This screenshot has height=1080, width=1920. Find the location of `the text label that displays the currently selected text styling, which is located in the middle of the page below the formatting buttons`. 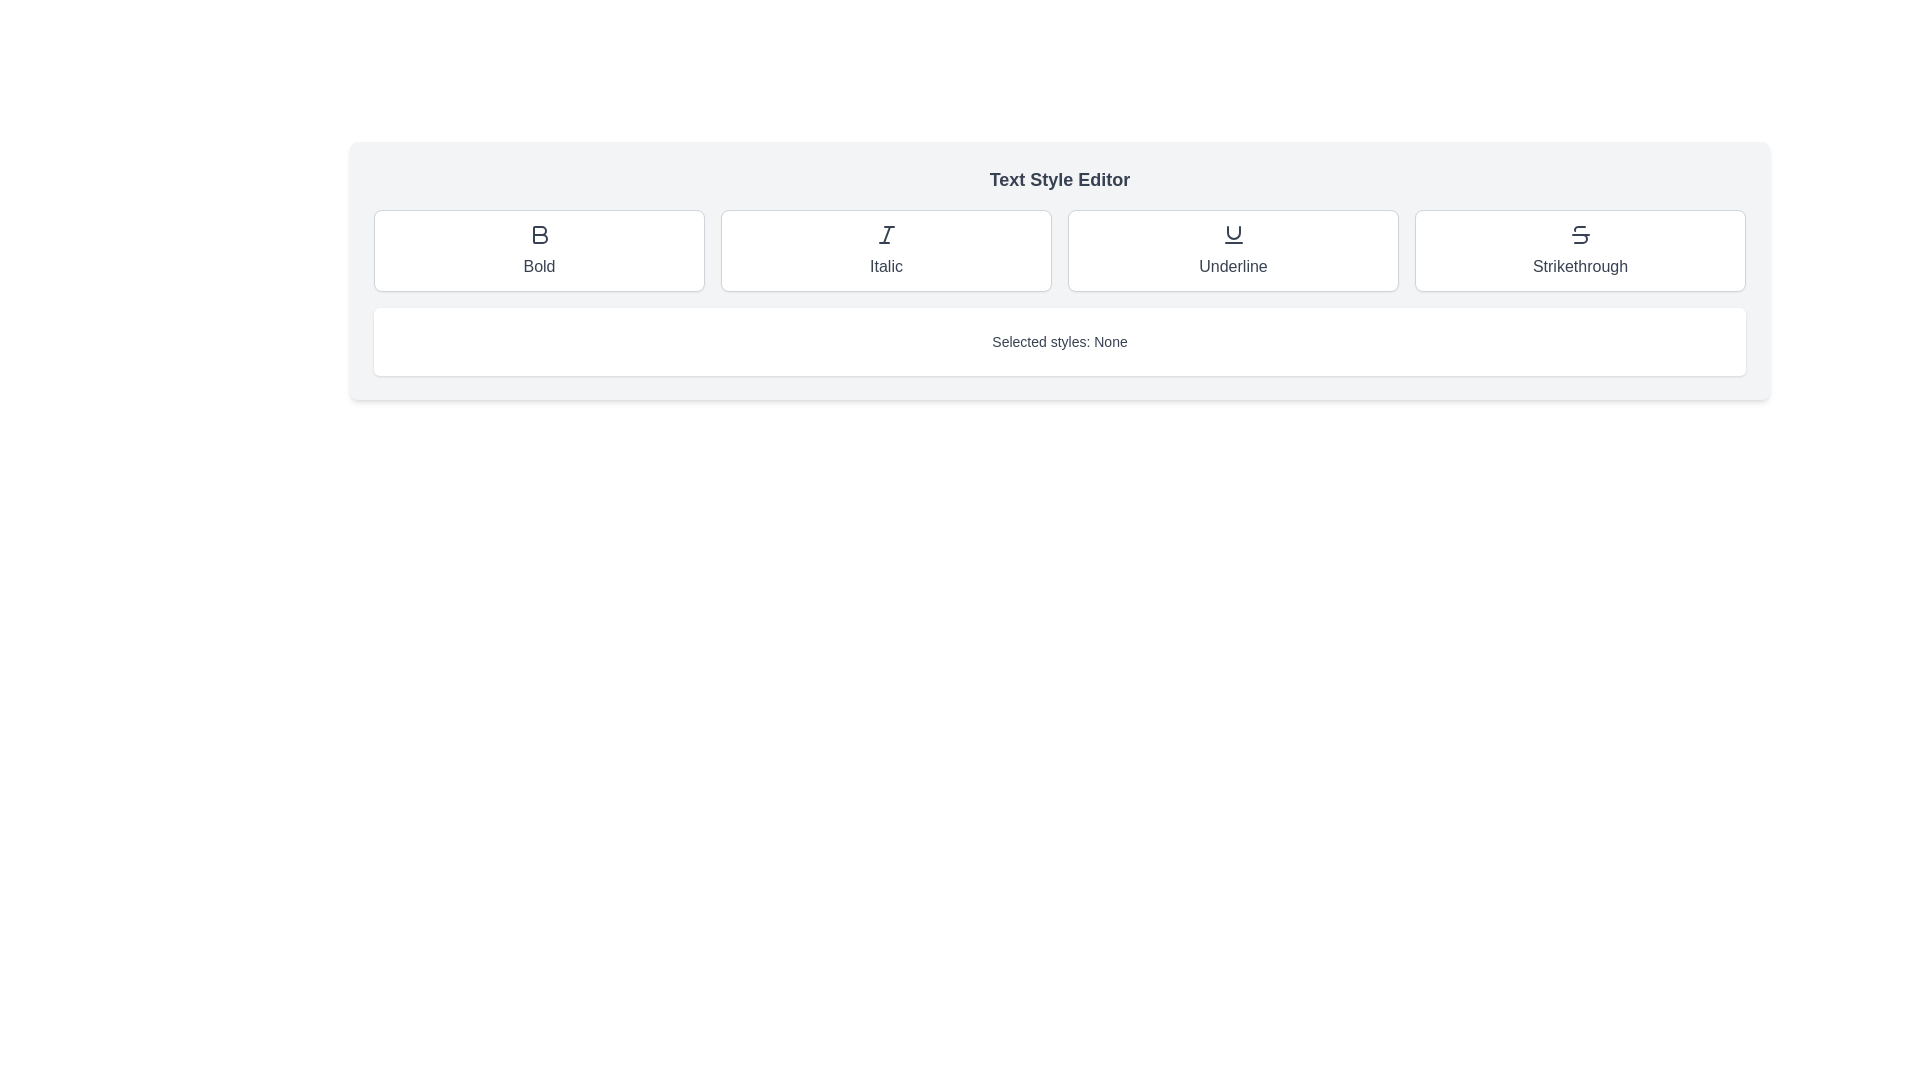

the text label that displays the currently selected text styling, which is located in the middle of the page below the formatting buttons is located at coordinates (1059, 341).